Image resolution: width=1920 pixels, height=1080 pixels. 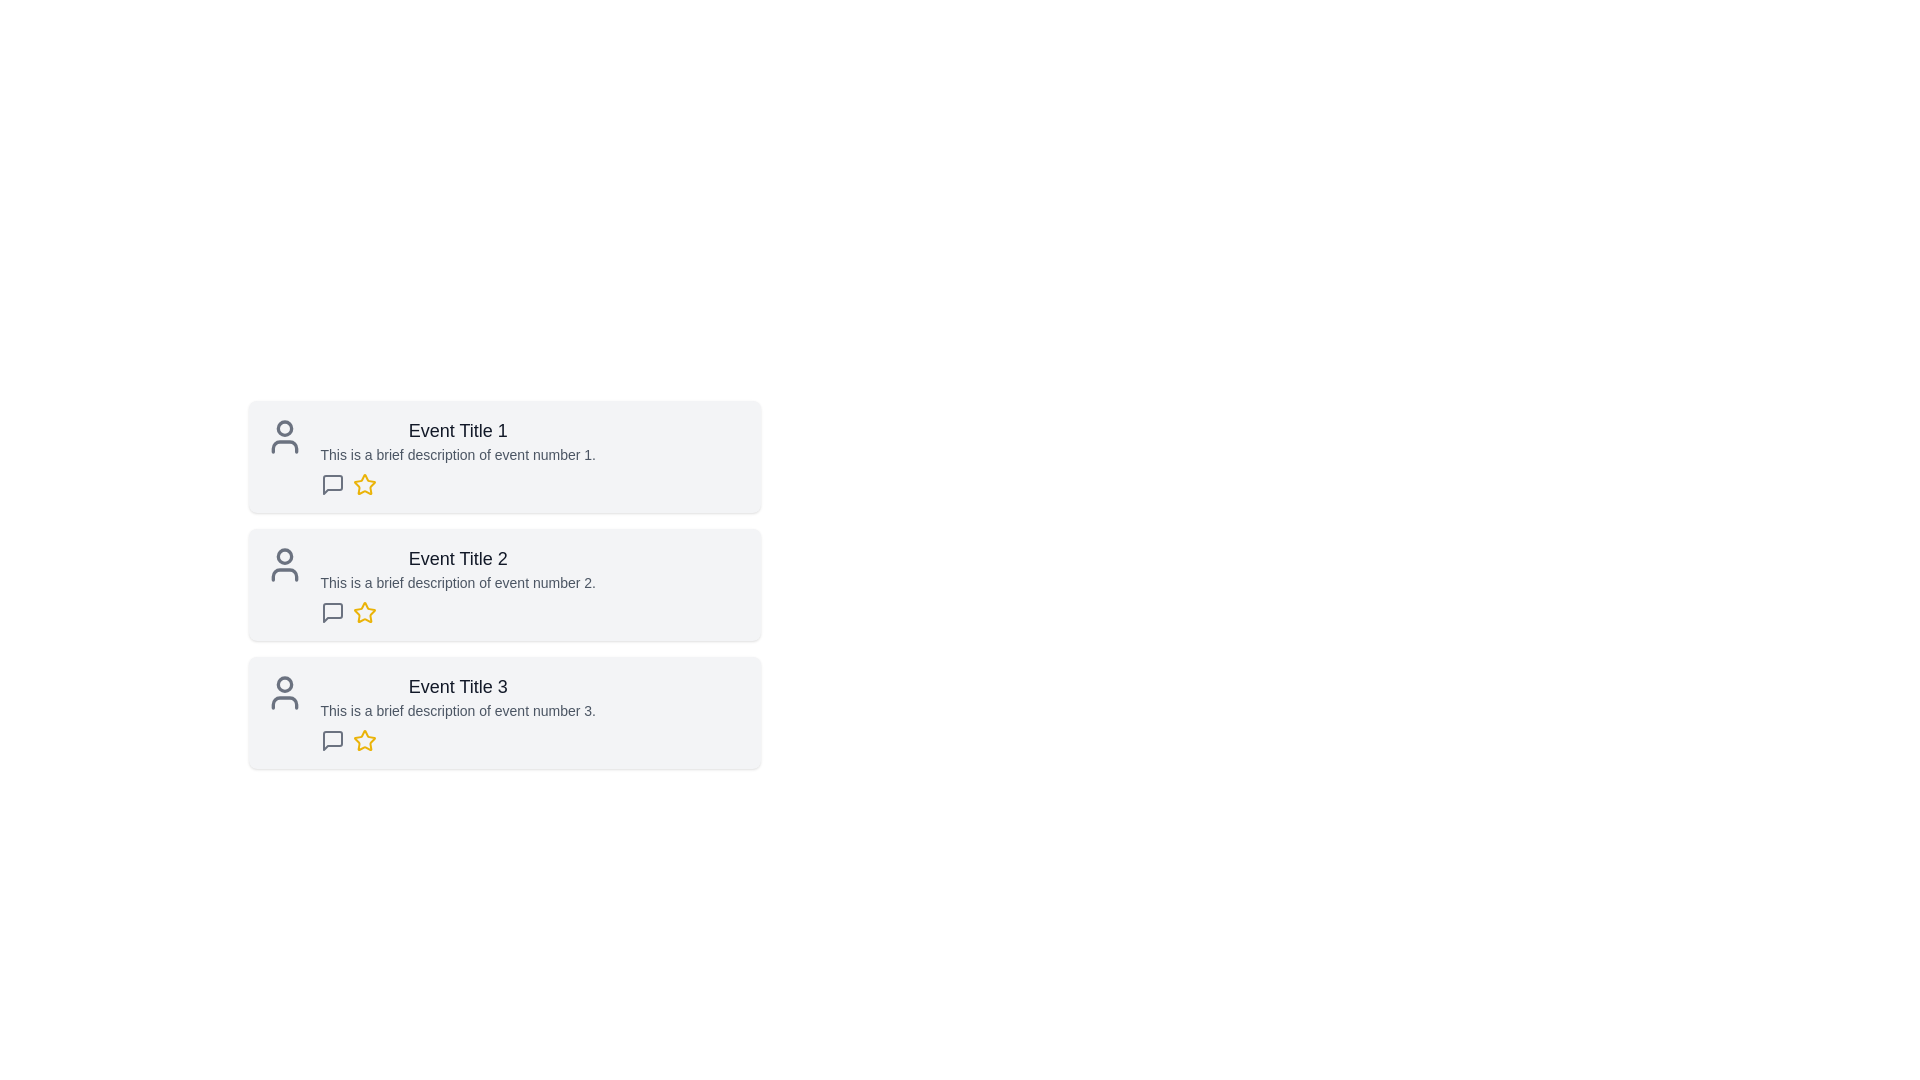 I want to click on the Avatar icon, which is a circular icon with a stylized user silhouette in gray, located at the top left corner of the 'Event Title 2' card, so click(x=283, y=564).